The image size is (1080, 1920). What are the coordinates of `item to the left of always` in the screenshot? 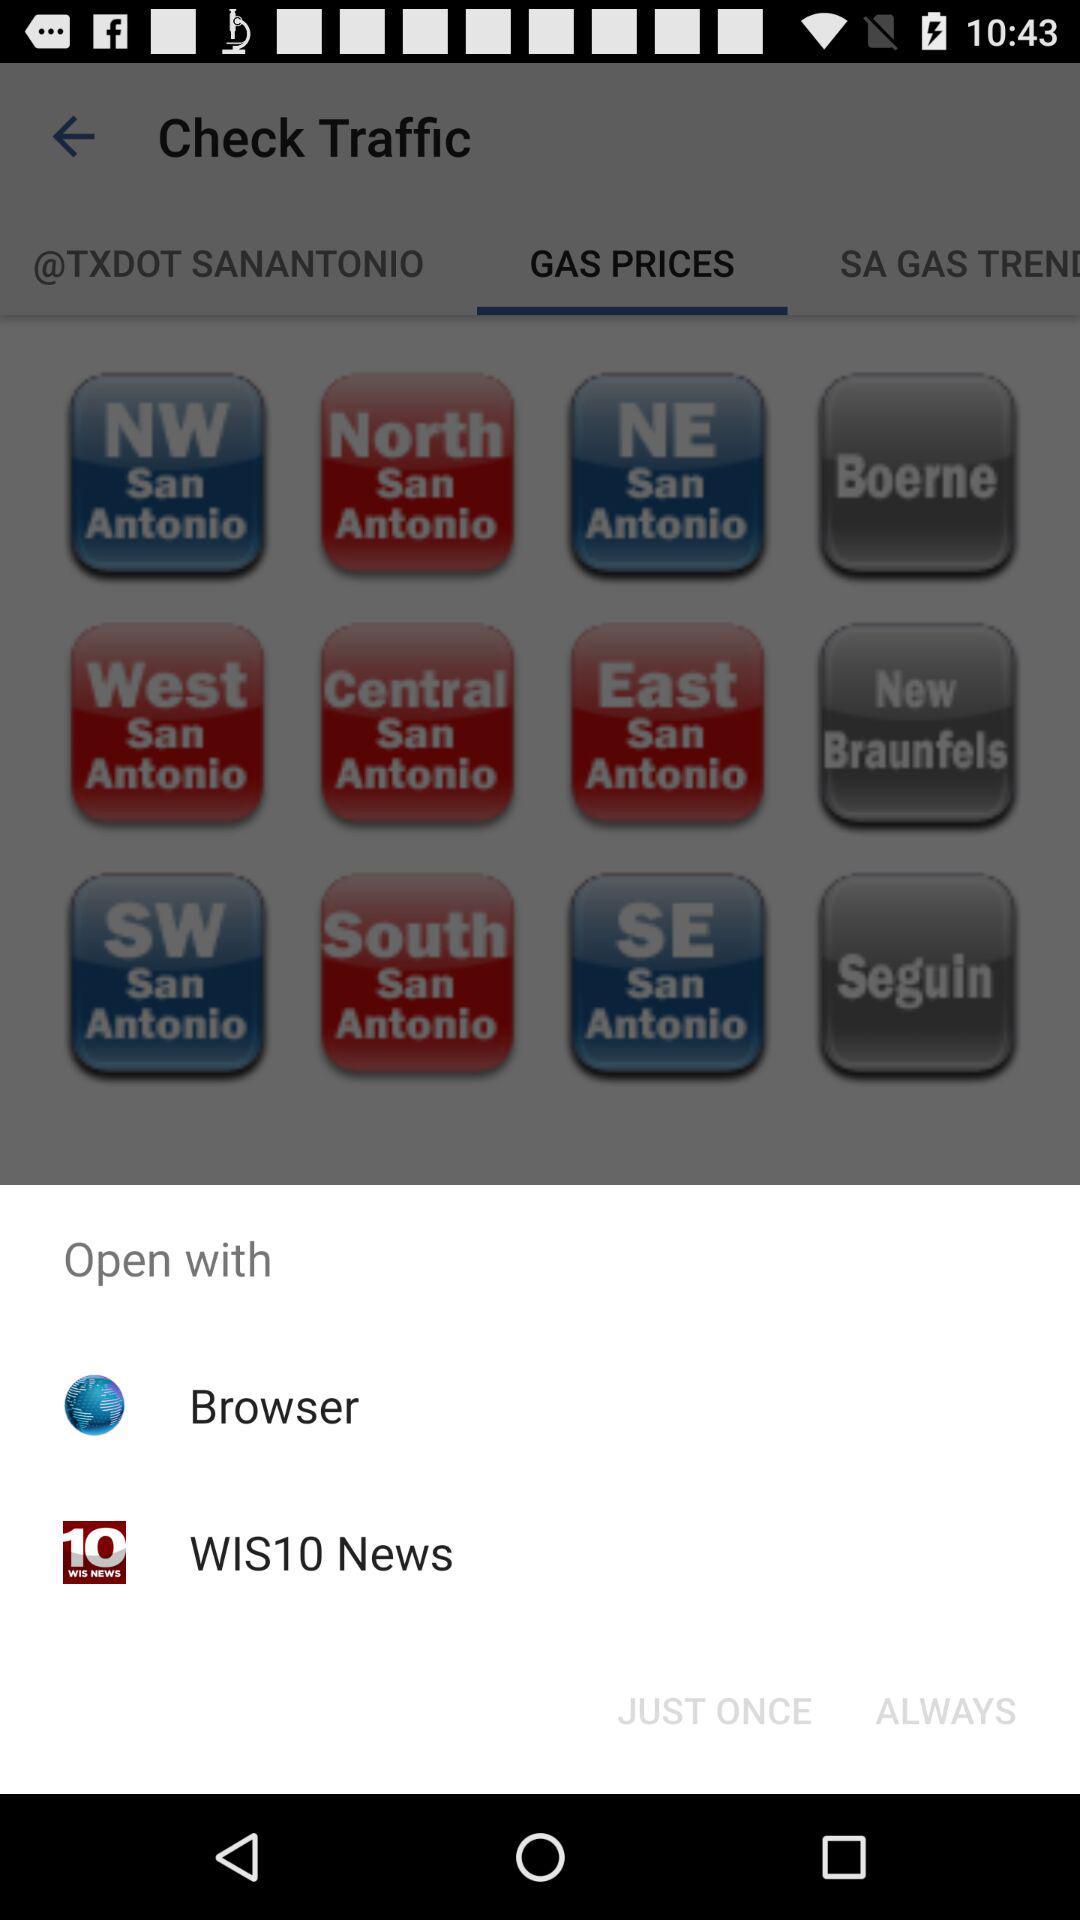 It's located at (713, 1708).